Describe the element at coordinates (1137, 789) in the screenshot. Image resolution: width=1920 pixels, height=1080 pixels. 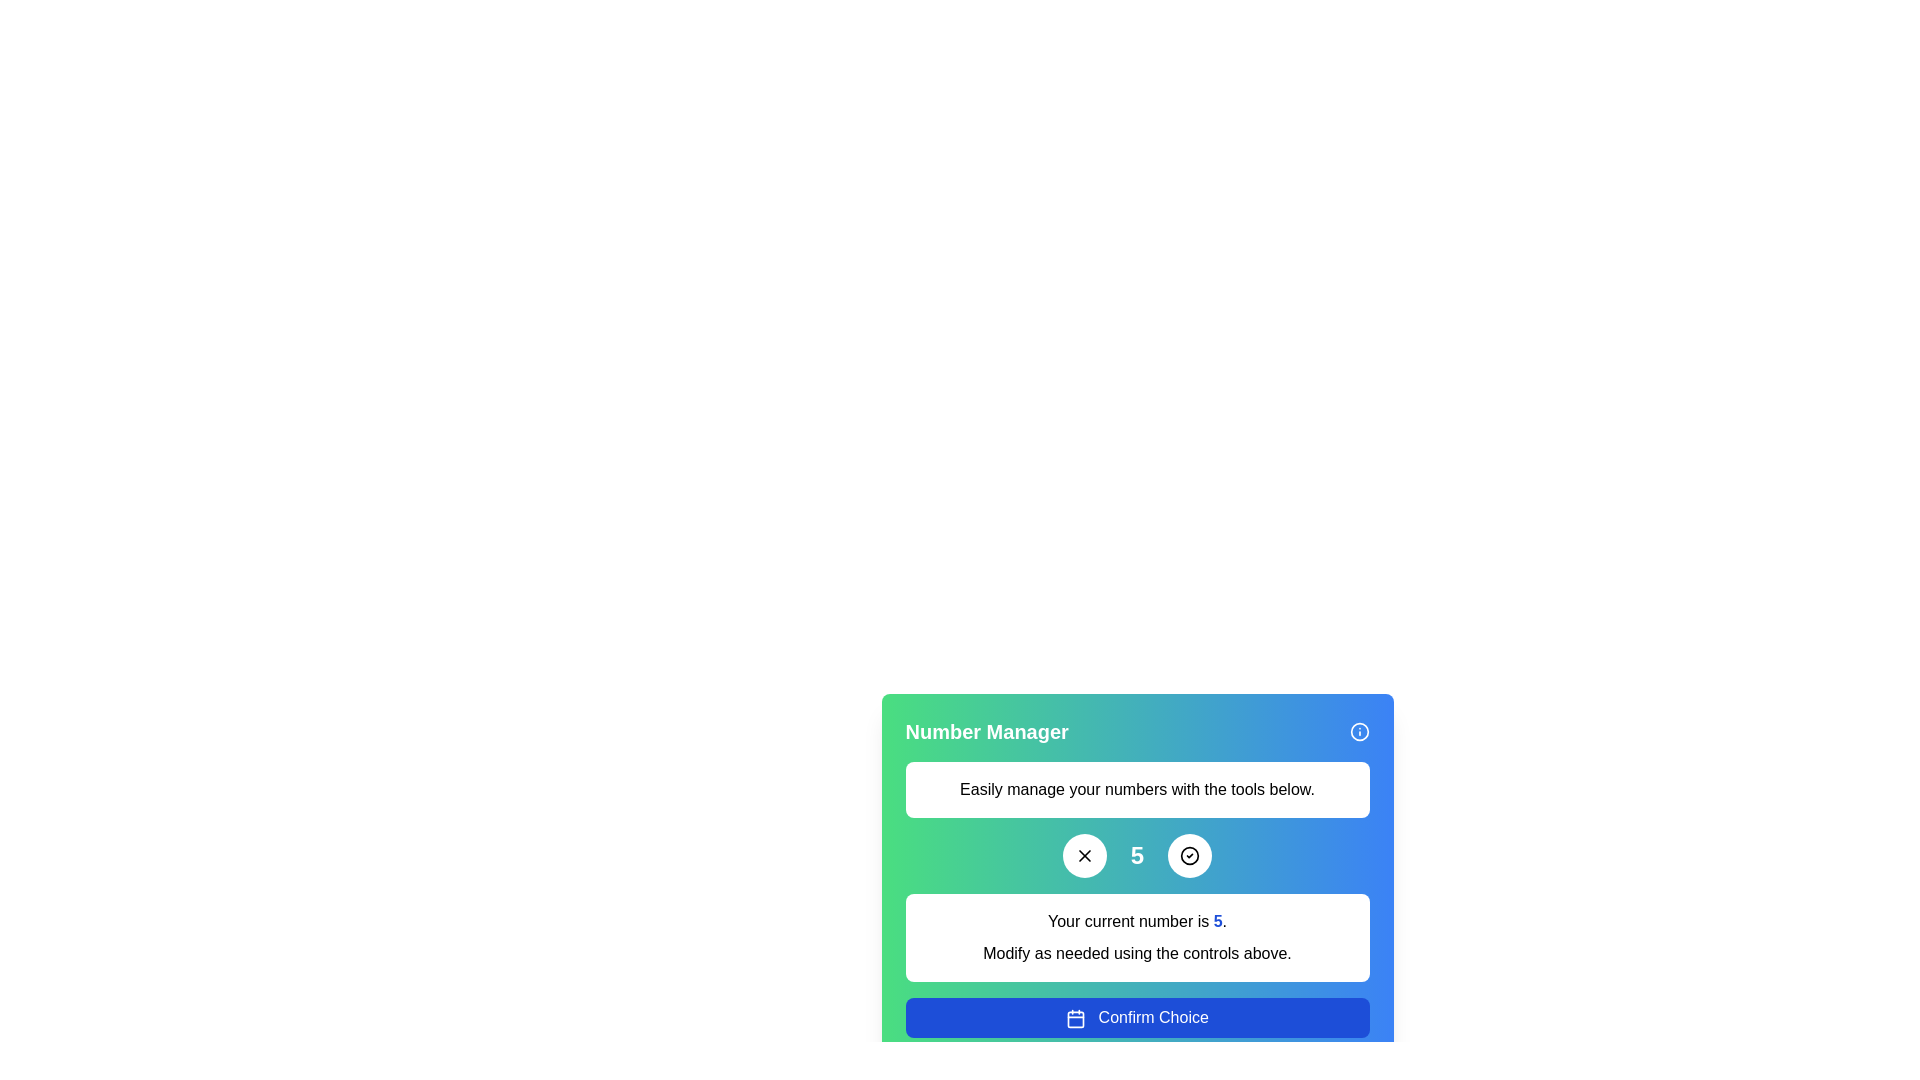
I see `the Text Display Box, which is located below the title 'Number Manager' and above the control buttons, providing users with instructions or context for the available tools` at that location.